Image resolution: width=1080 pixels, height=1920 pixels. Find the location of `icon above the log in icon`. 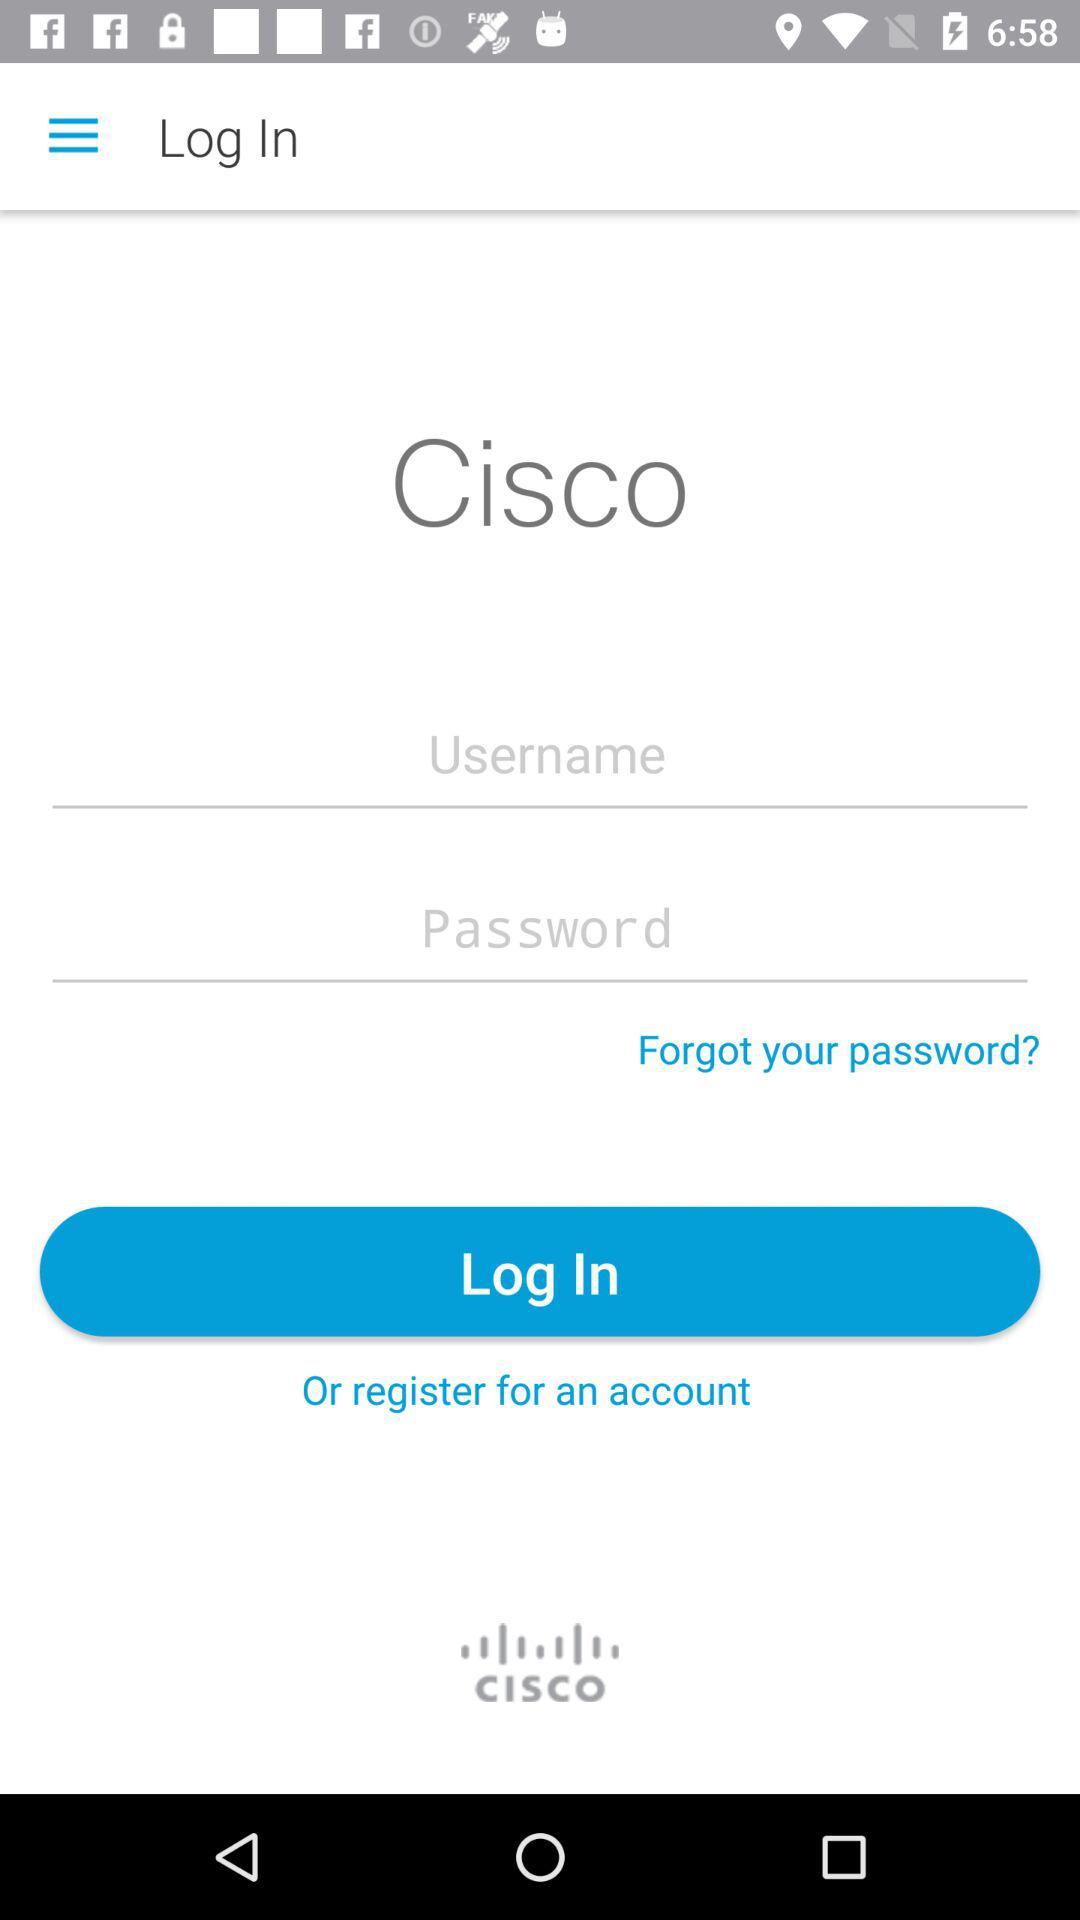

icon above the log in icon is located at coordinates (838, 1047).